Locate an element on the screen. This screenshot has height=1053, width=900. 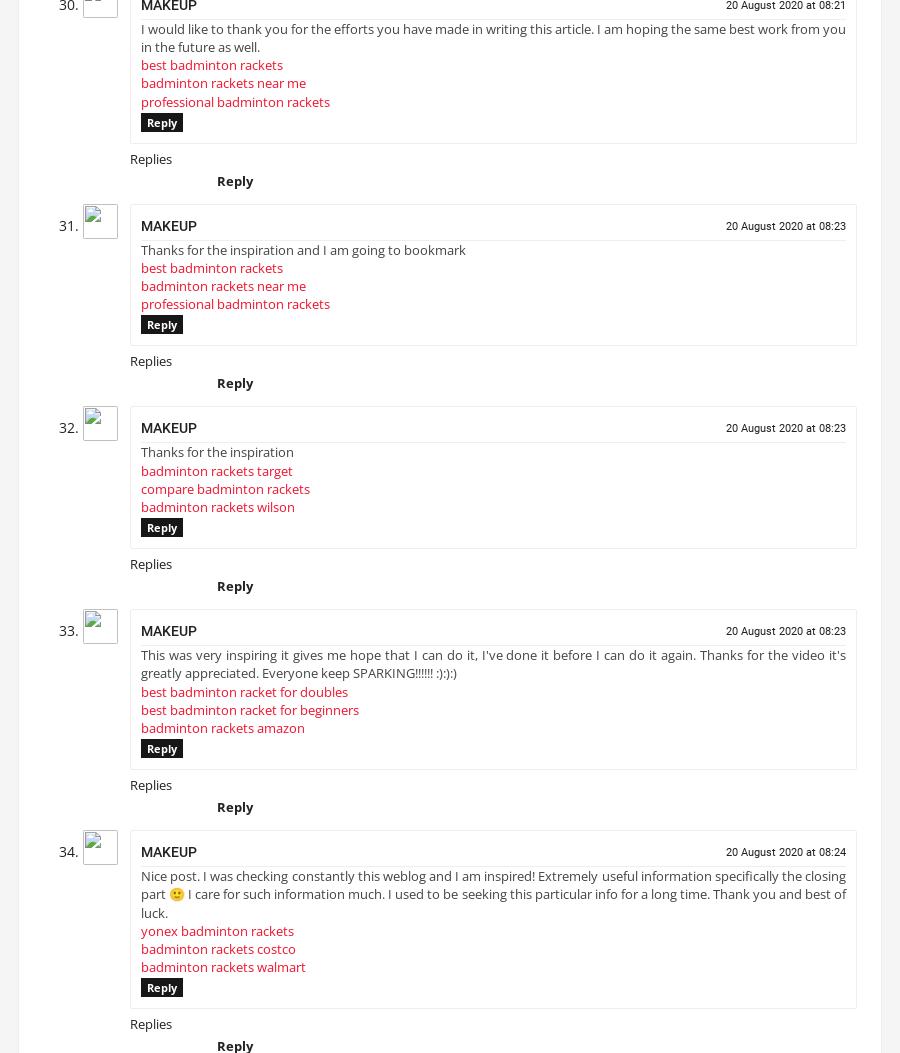
'This was very inspiring it gives me hope that I can do it, I've done it before I can do it again. Thanks for the video it's greatly appreciated. Everyone keep SPARKING!!!!!! :):):)' is located at coordinates (141, 672).